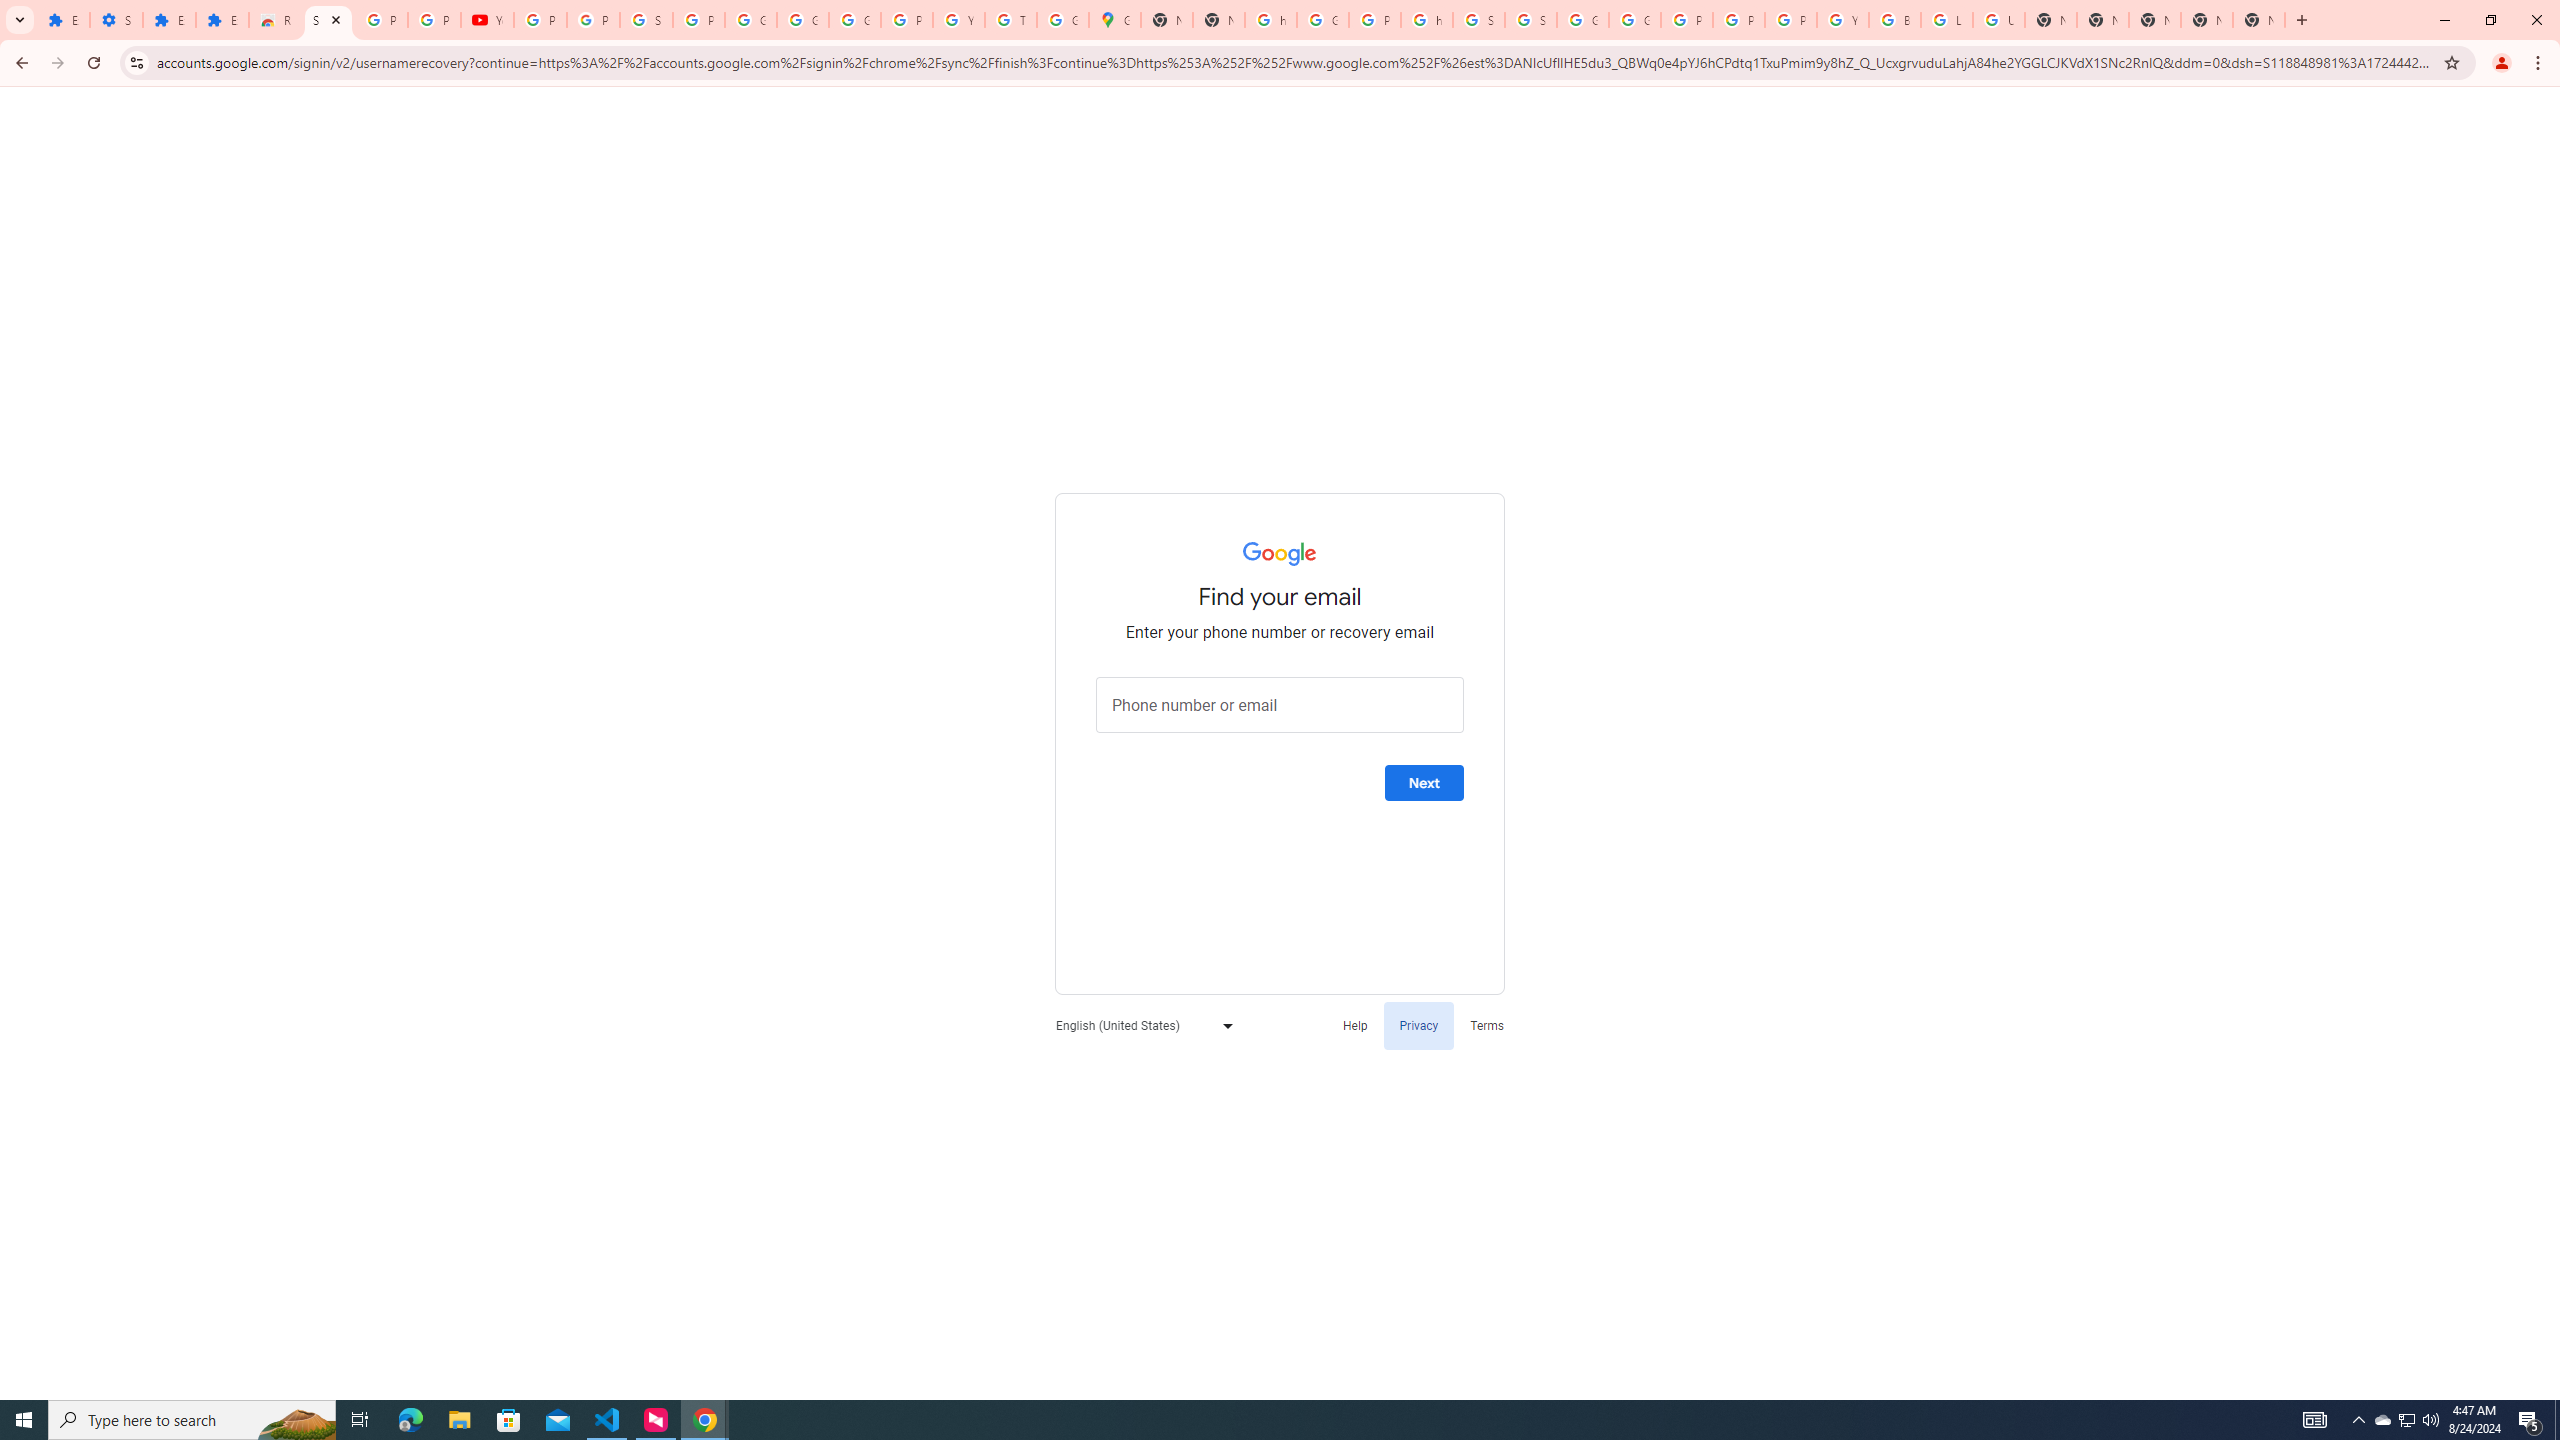 This screenshot has width=2560, height=1440. I want to click on 'Sign in - Google Accounts', so click(326, 19).